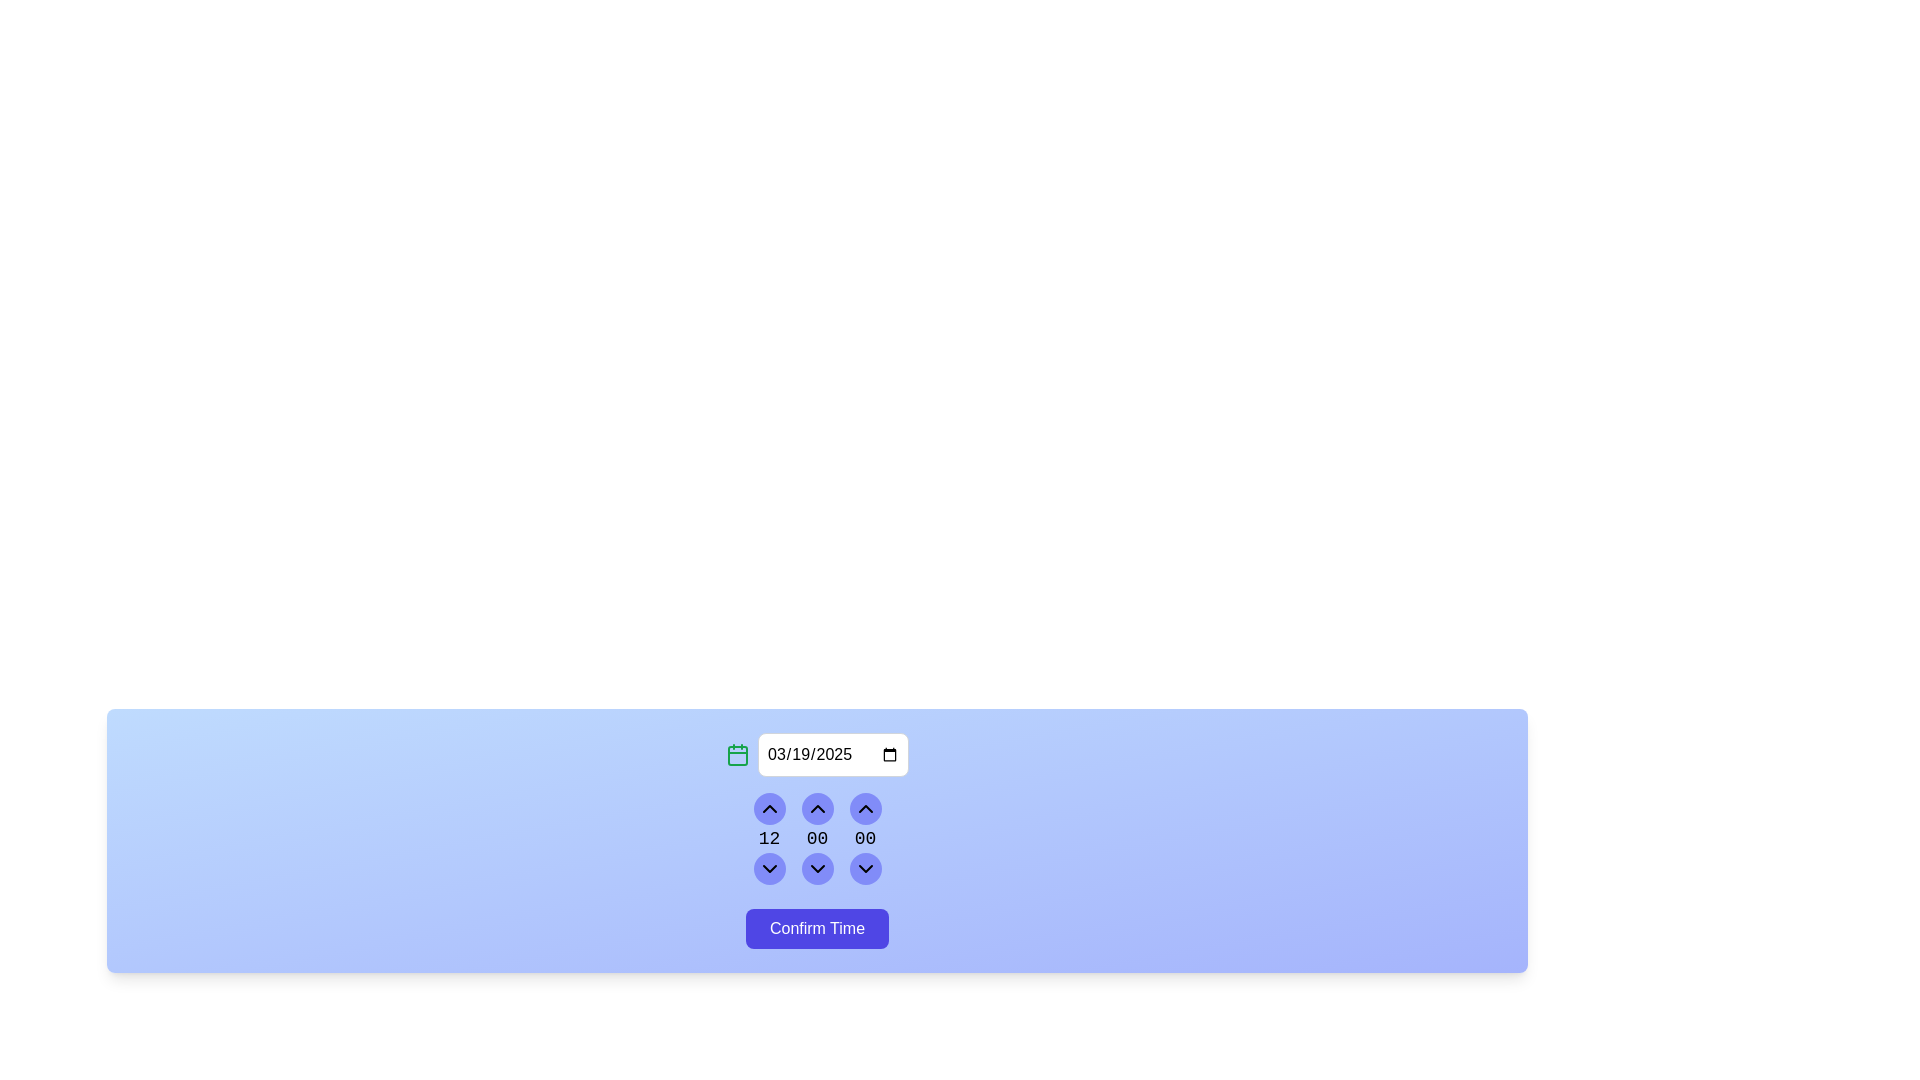  I want to click on the static text display element showing the number '12' within the numeric spinner component, positioned between two button-like elements, so click(768, 839).